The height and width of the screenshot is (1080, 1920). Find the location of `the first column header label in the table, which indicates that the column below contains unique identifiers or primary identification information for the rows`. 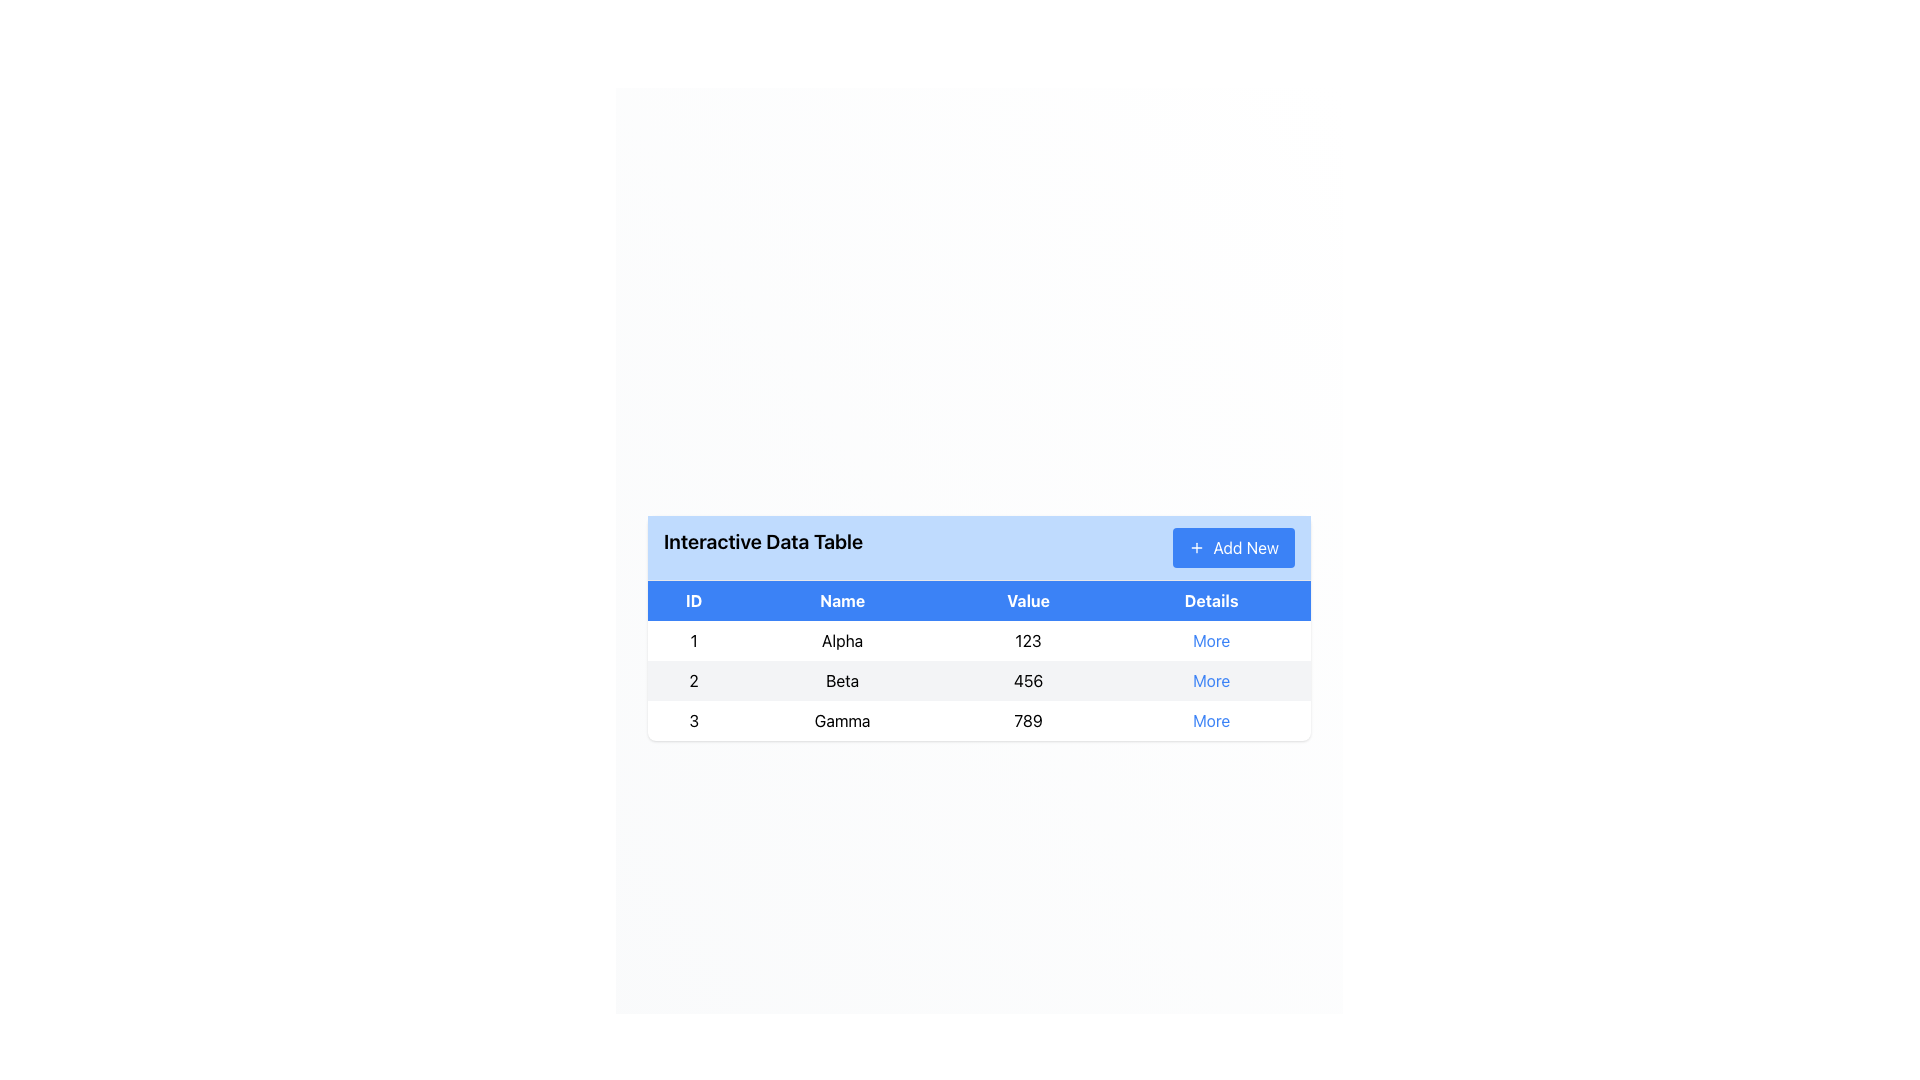

the first column header label in the table, which indicates that the column below contains unique identifiers or primary identification information for the rows is located at coordinates (694, 599).